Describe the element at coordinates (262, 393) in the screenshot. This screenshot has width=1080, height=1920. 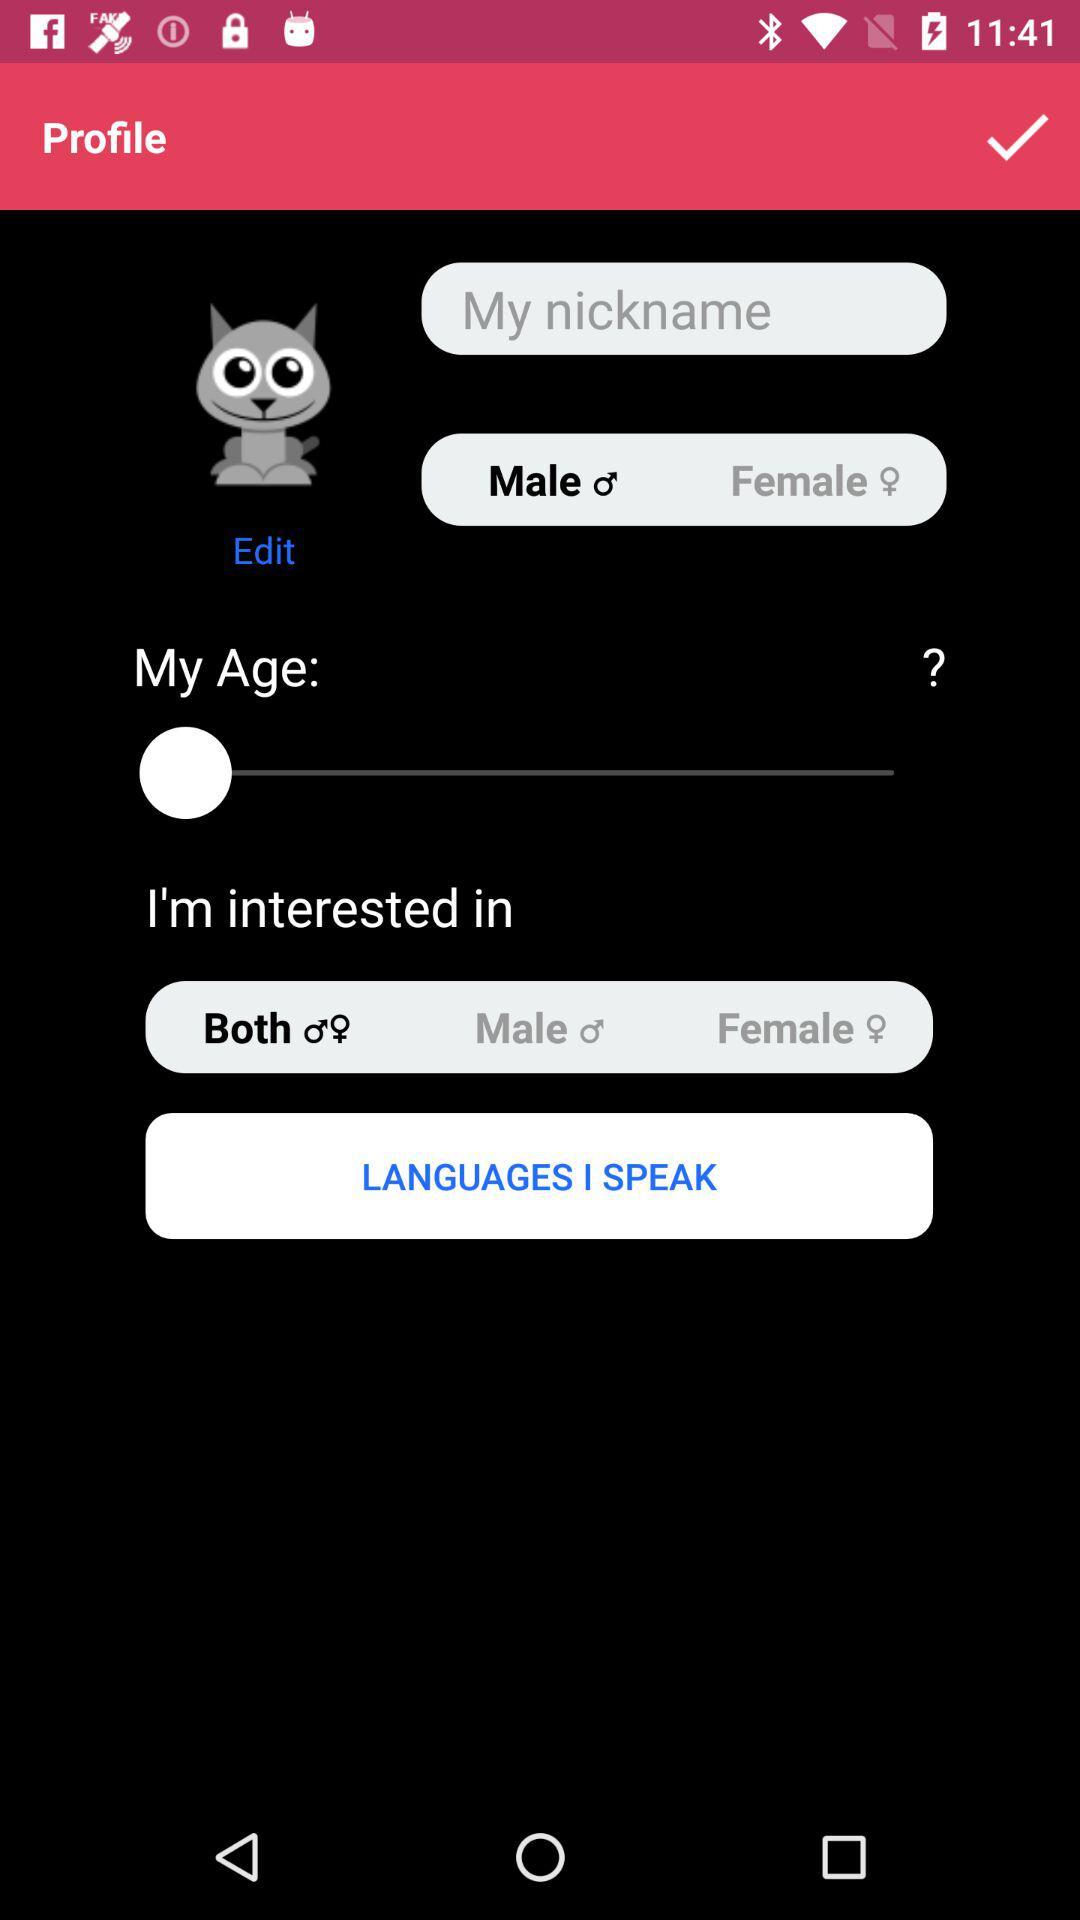
I see `change profile icon` at that location.